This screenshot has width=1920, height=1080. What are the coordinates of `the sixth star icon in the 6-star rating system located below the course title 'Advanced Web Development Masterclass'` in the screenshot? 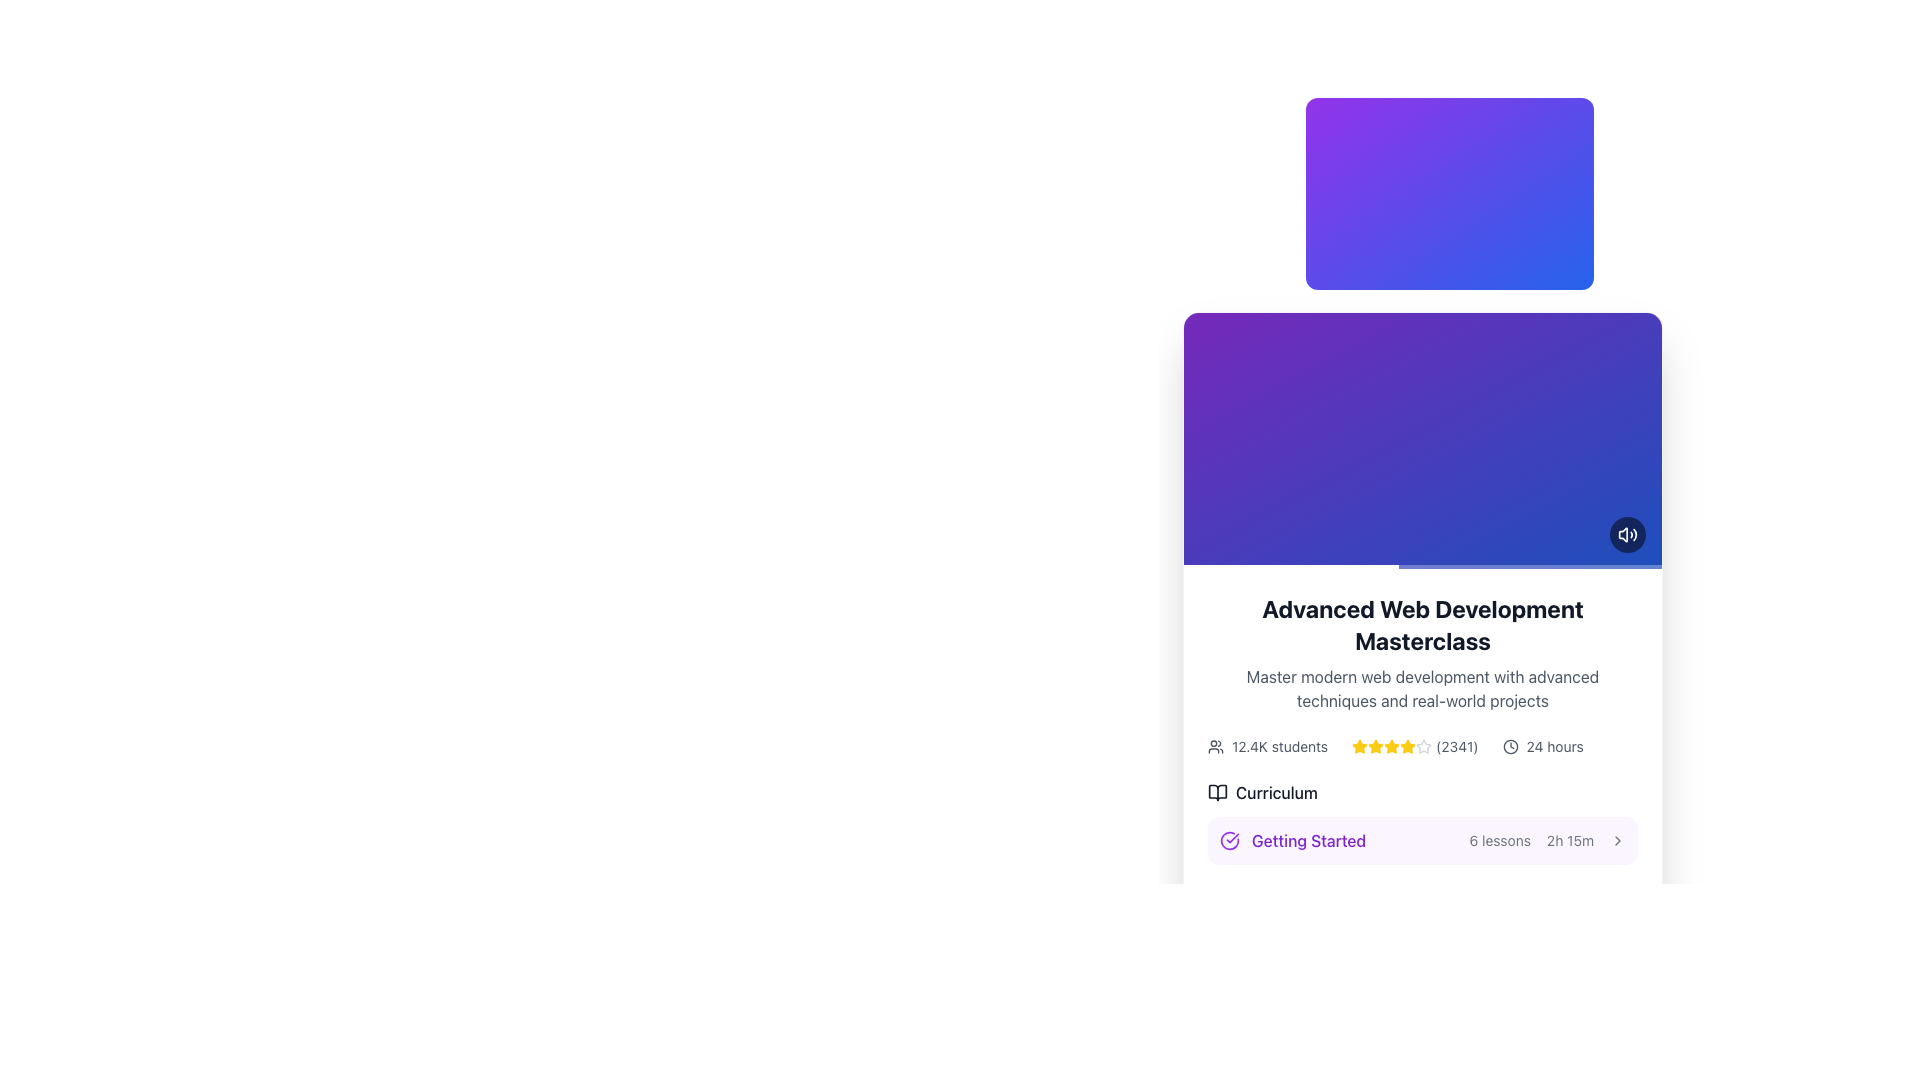 It's located at (1407, 747).